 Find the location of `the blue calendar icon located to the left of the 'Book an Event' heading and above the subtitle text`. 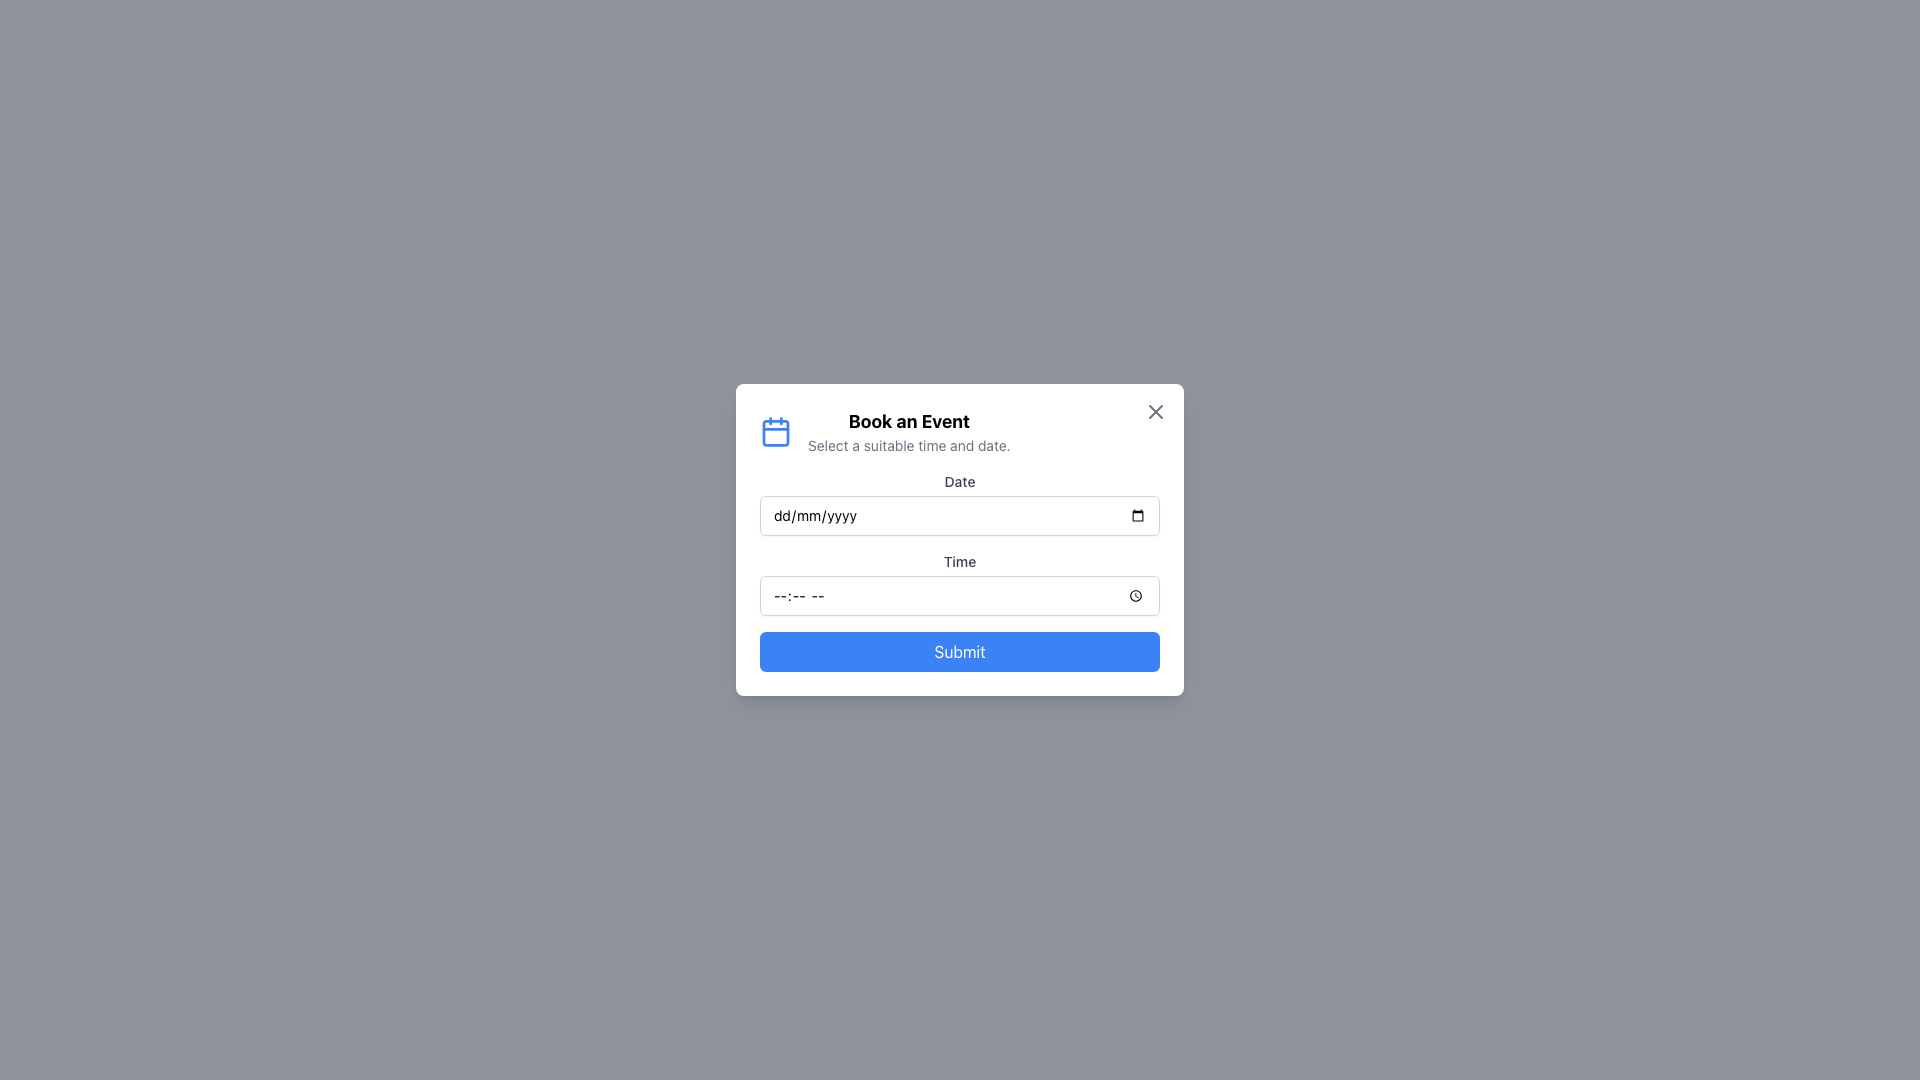

the blue calendar icon located to the left of the 'Book an Event' heading and above the subtitle text is located at coordinates (775, 431).